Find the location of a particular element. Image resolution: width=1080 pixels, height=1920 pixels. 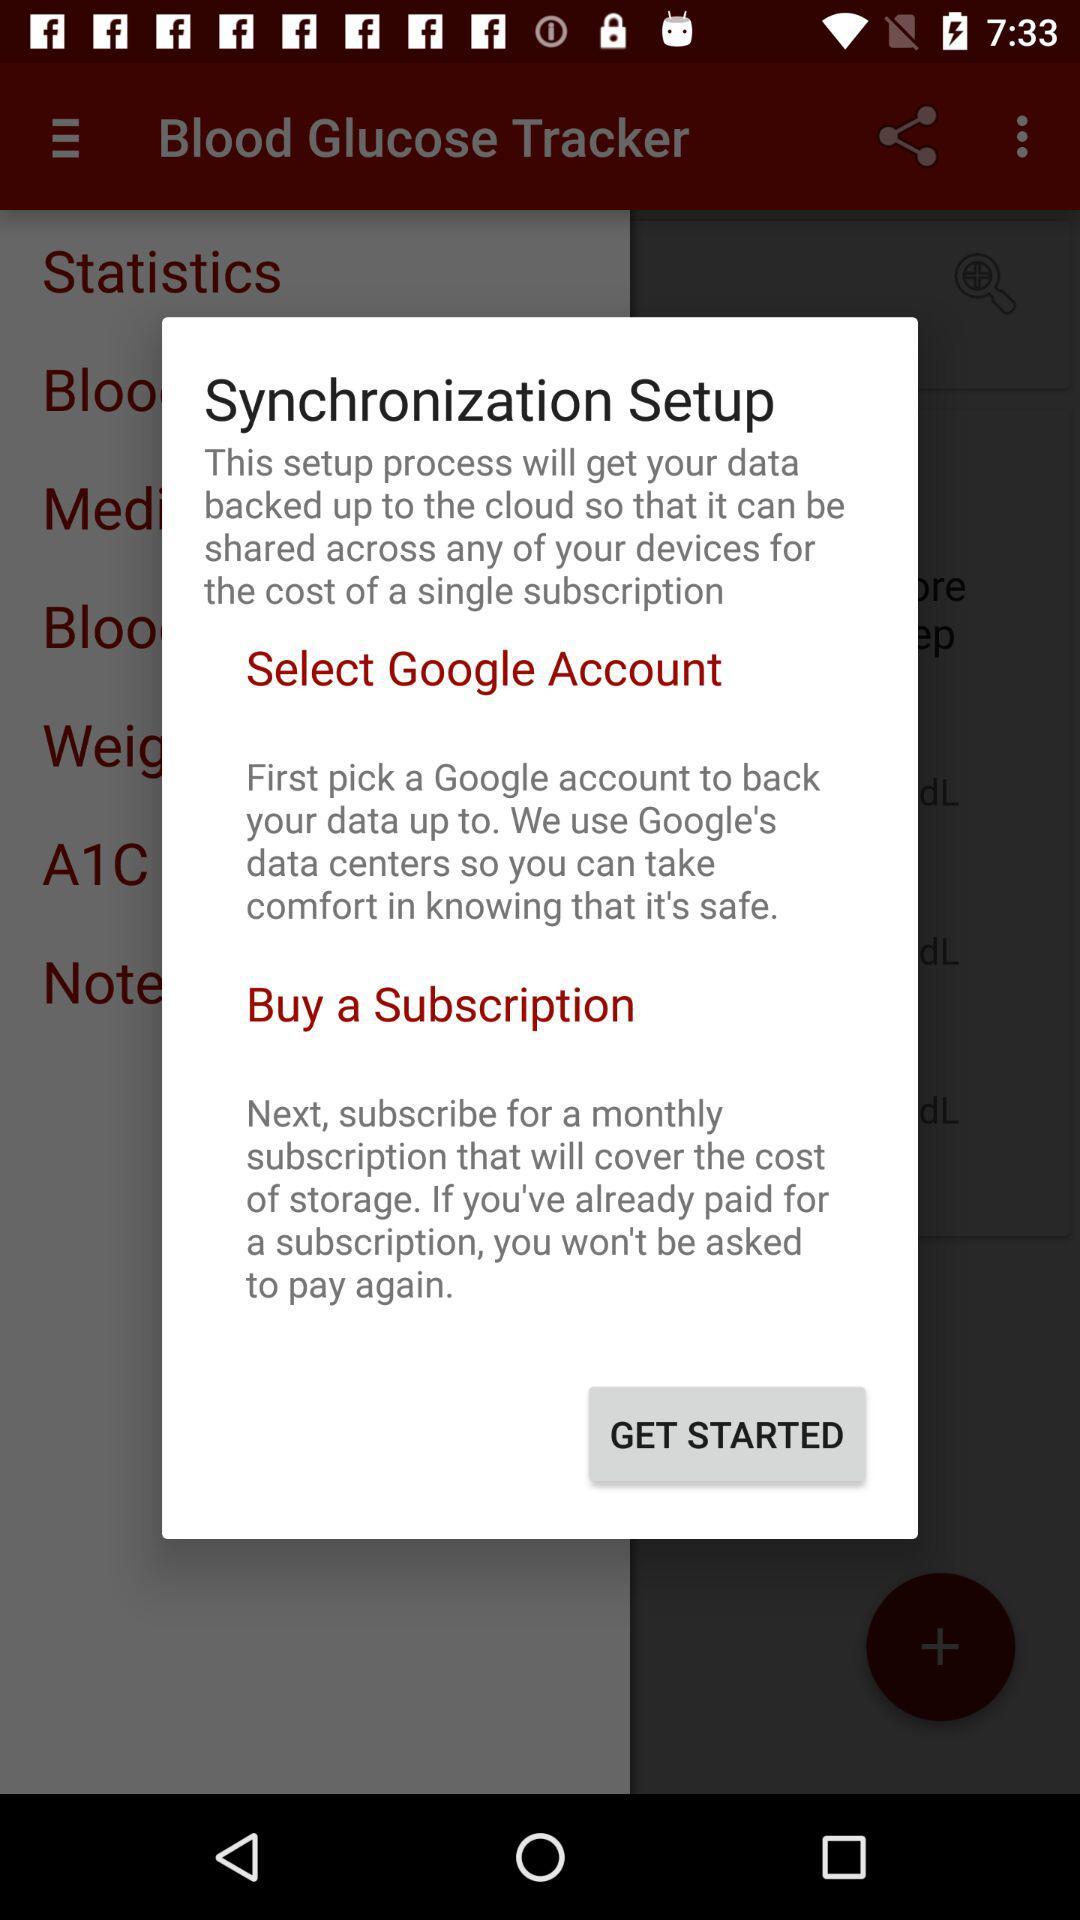

the get started item is located at coordinates (727, 1433).